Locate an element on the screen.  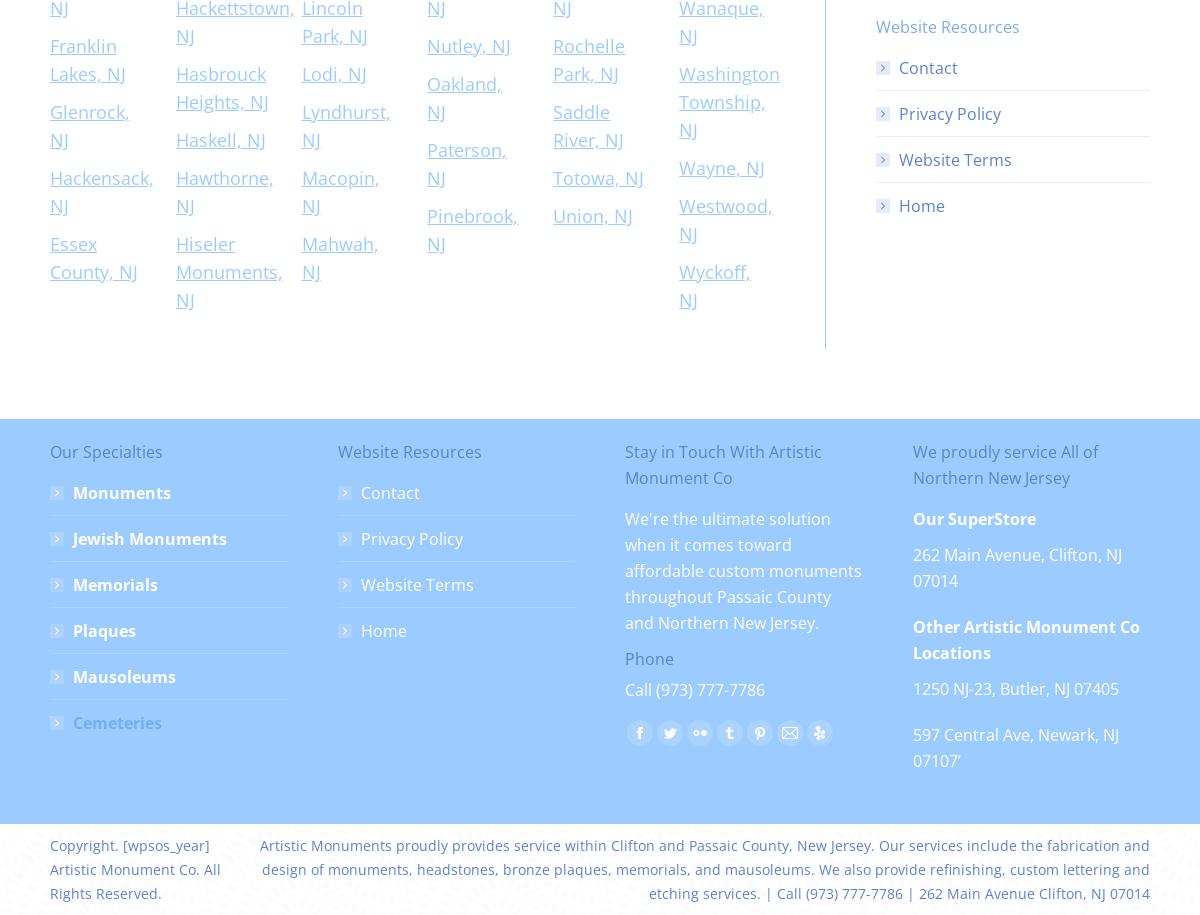
'Artistic Monuments proudly provides service within Clifton and Passaic County, New Jersey. Our services include the fabrication and design of monuments, headstones, bronze plaques, memorials, and mausoleums. We also provide refinishing, custom lettering and etching services. | Call (973) 777-7786 | 262 Main Avenue Clifton, NJ 07014' is located at coordinates (259, 868).